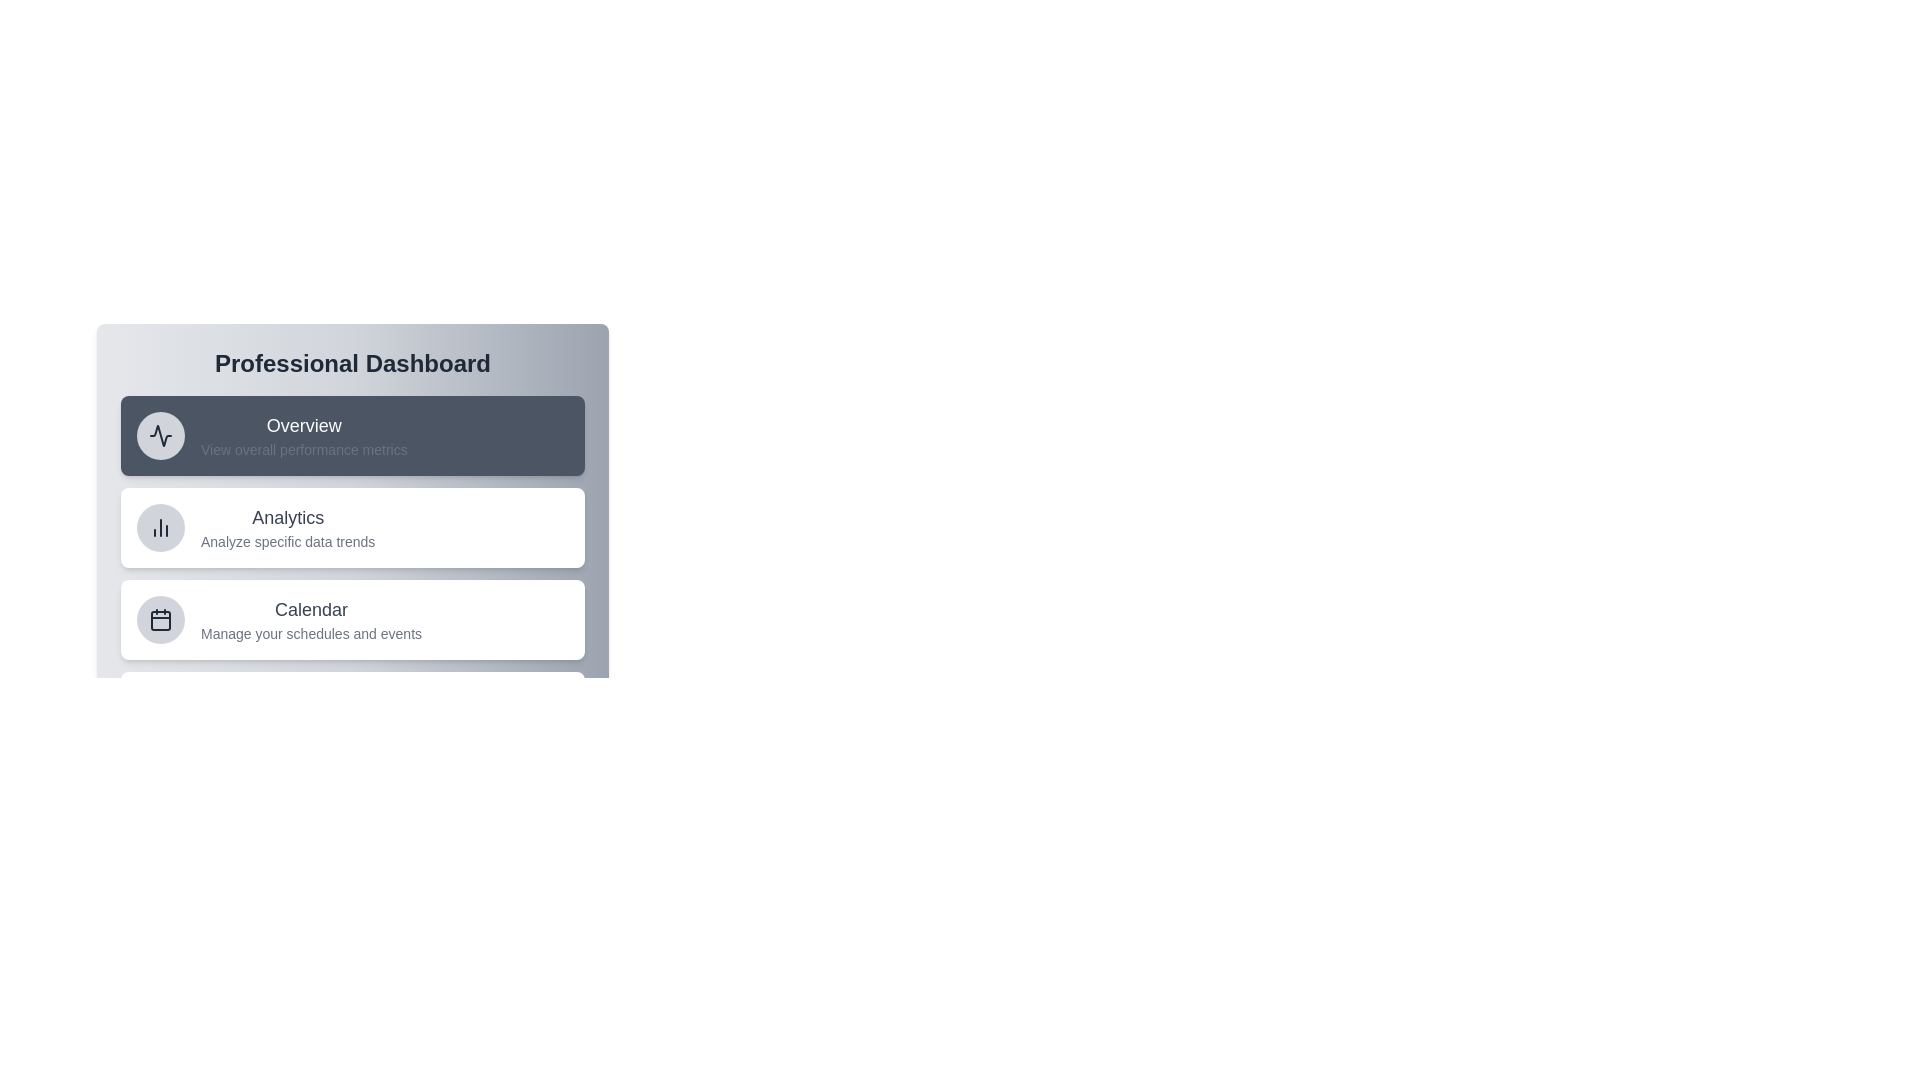 The height and width of the screenshot is (1080, 1920). Describe the element at coordinates (353, 527) in the screenshot. I see `the menu item Analytics to observe its hover effect` at that location.